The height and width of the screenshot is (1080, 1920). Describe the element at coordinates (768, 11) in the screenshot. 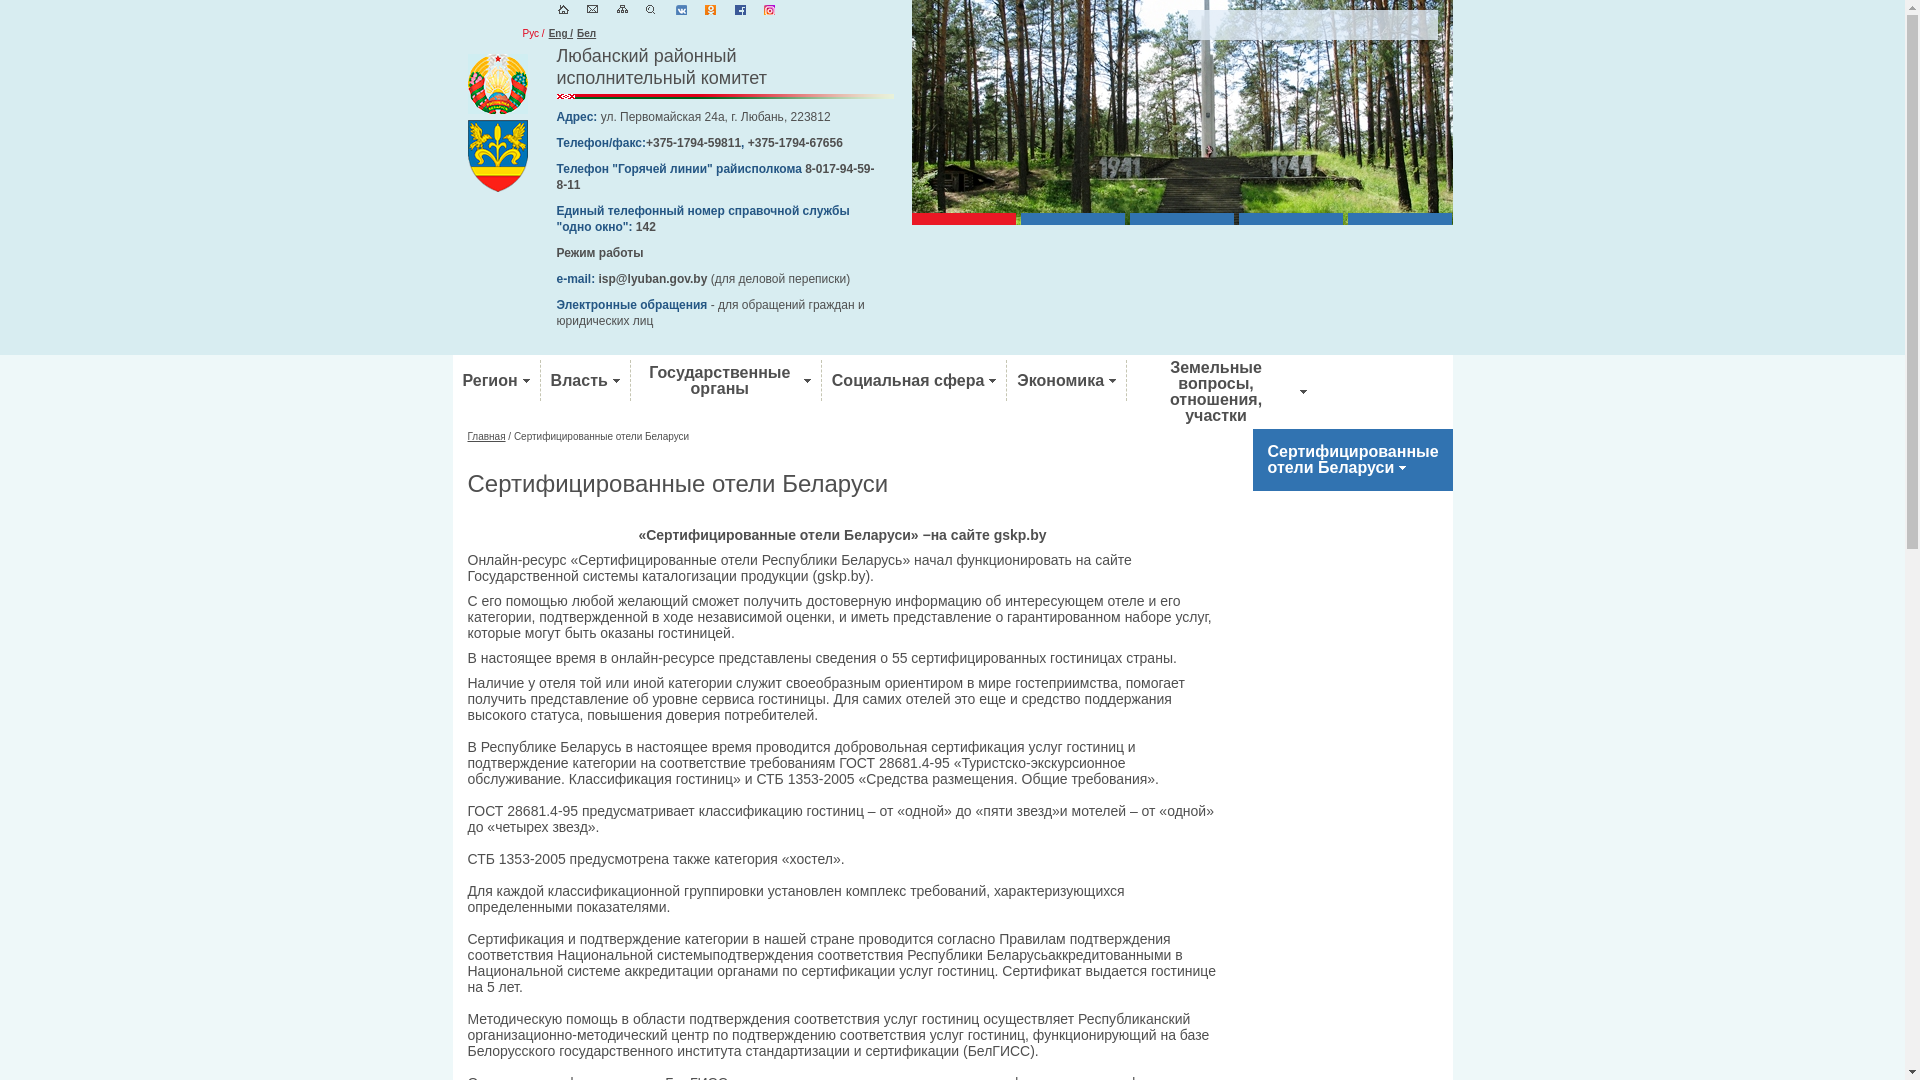

I see `'instagram'` at that location.